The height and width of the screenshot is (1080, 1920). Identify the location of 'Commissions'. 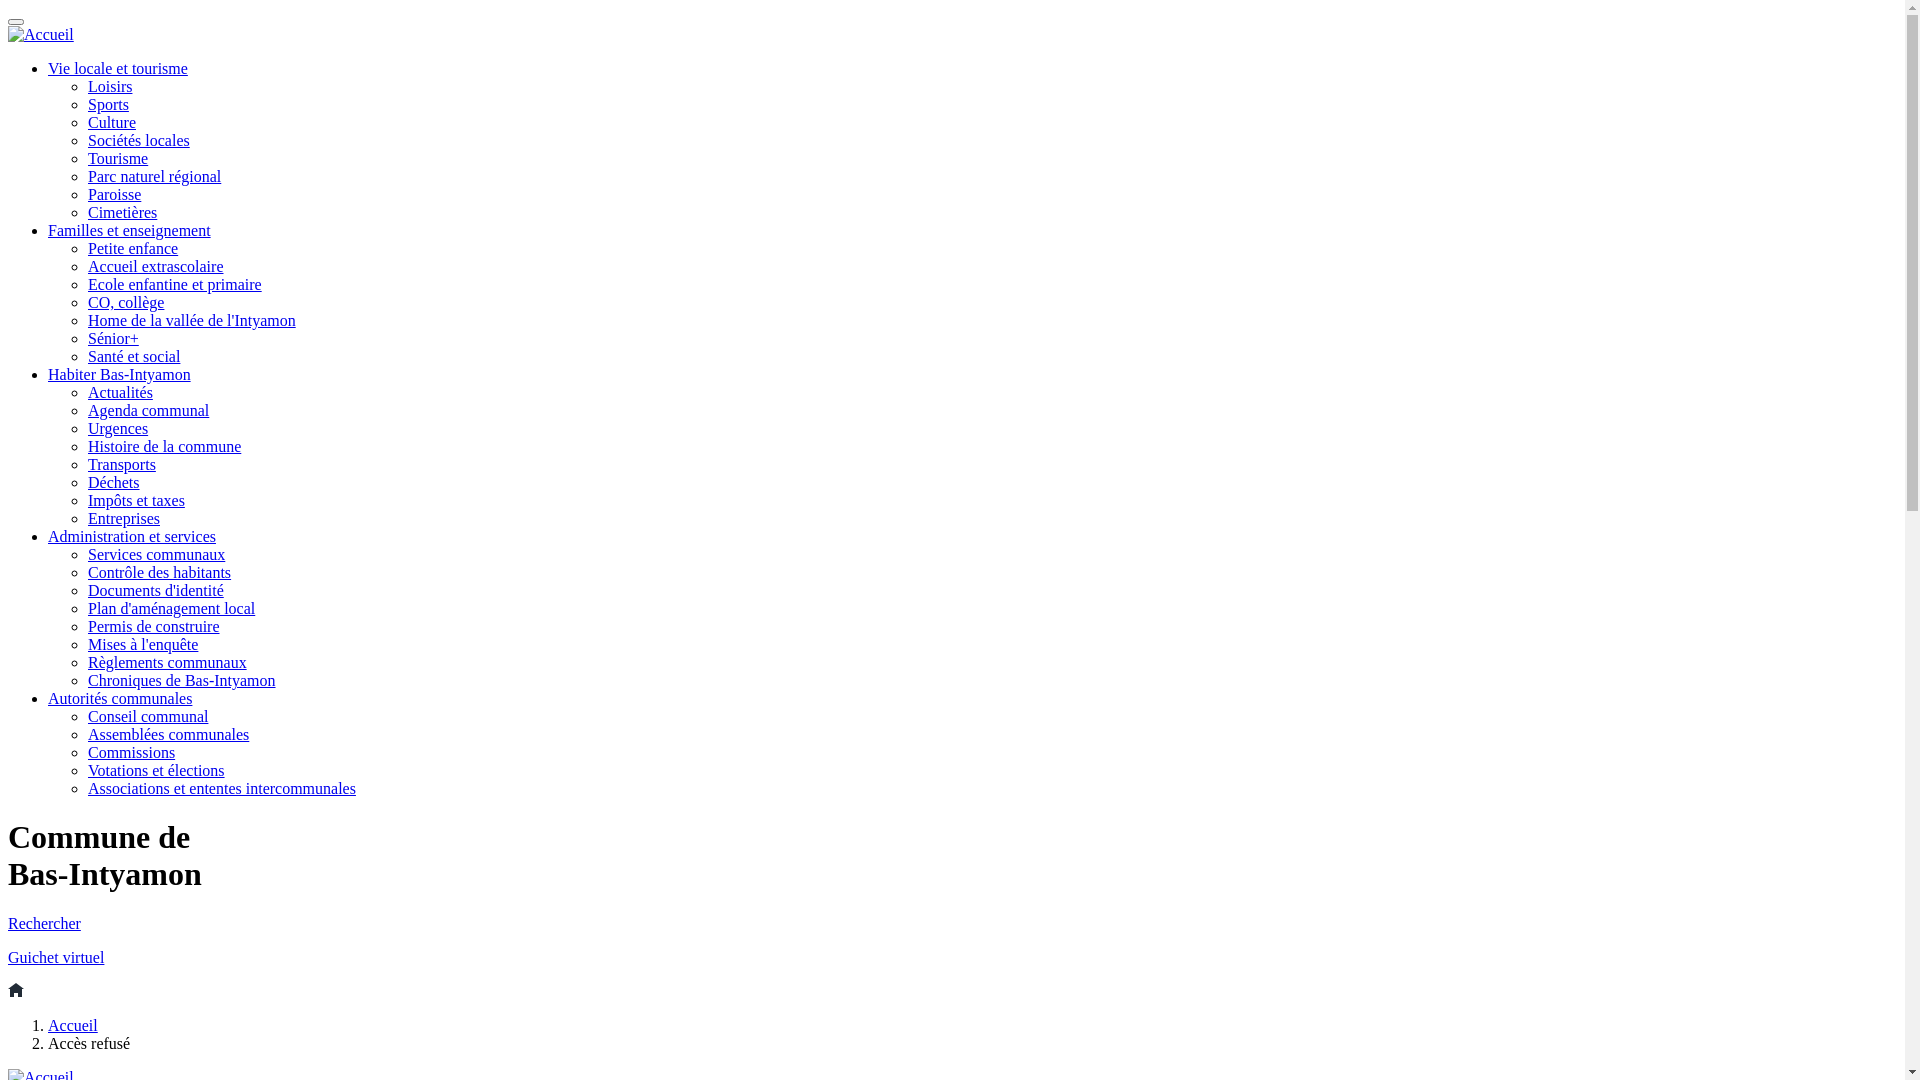
(130, 752).